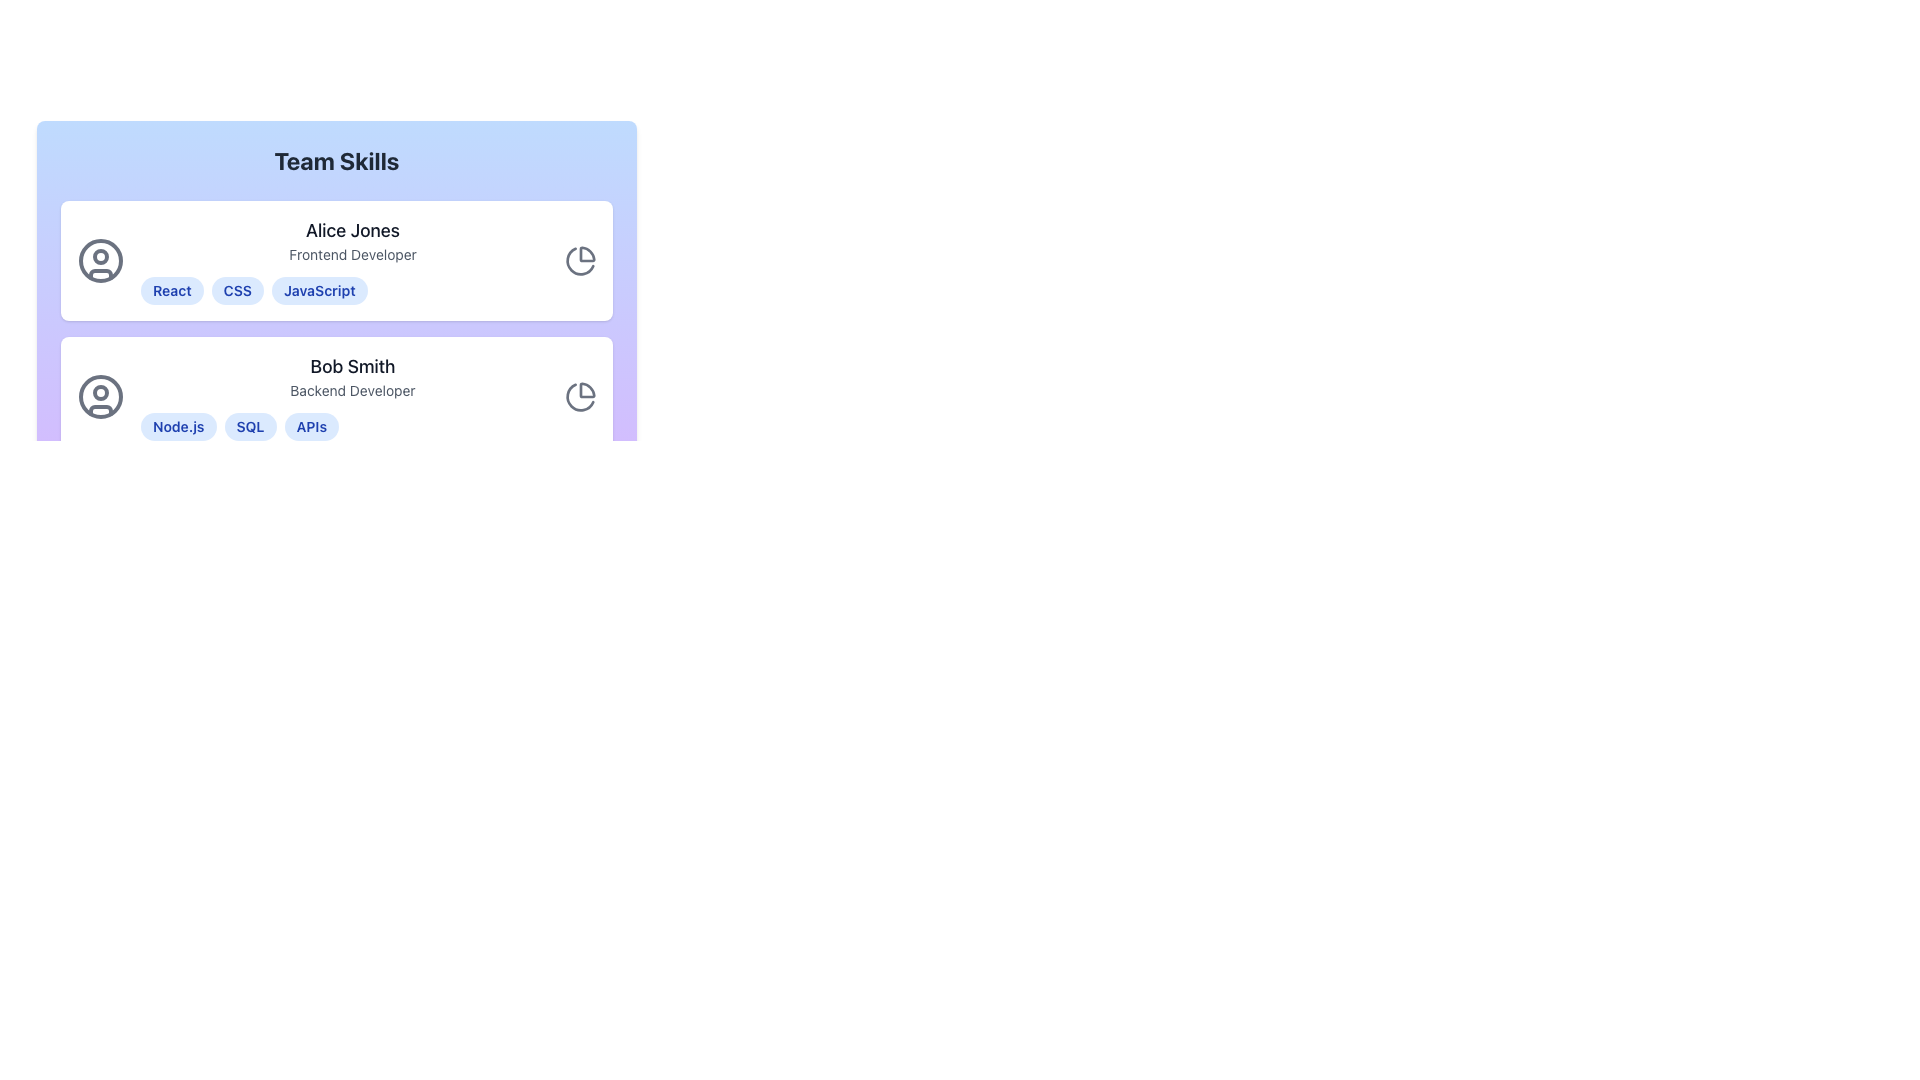 The width and height of the screenshot is (1920, 1080). What do you see at coordinates (99, 256) in the screenshot?
I see `the smaller circular decorative element in Alice Jones' profile within the Team Skills section` at bounding box center [99, 256].